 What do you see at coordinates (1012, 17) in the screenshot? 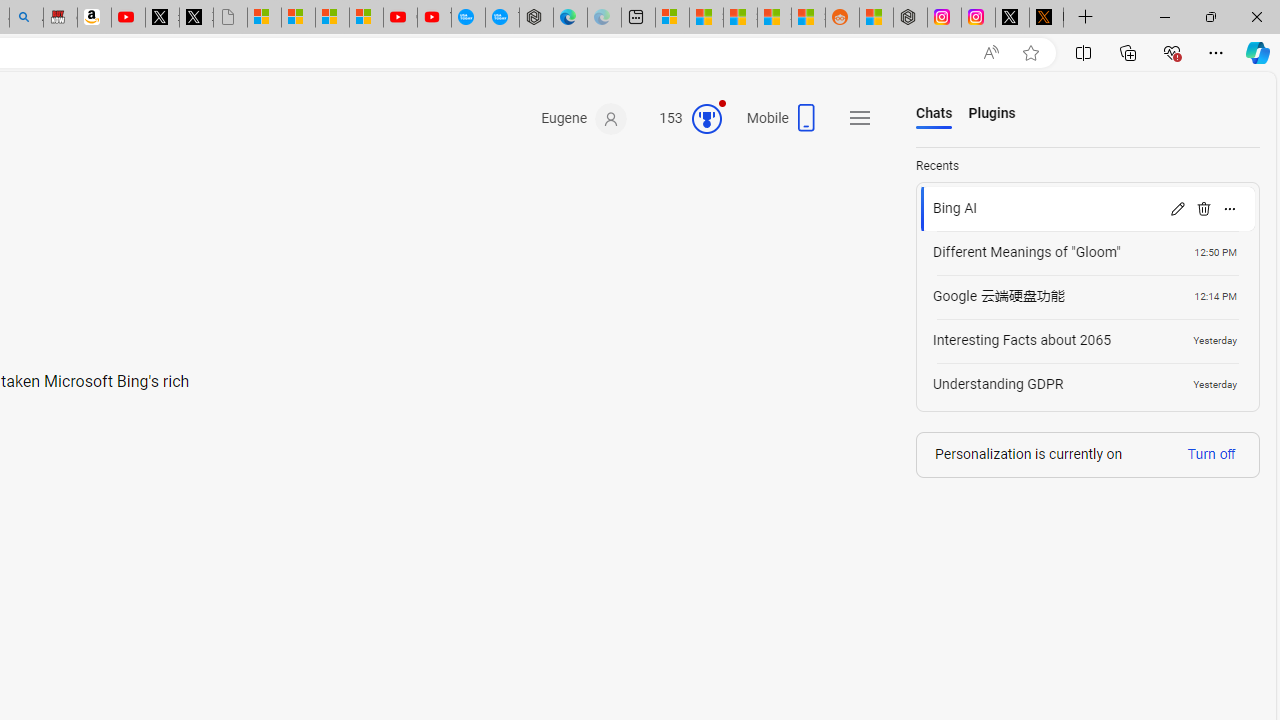
I see `'Log in to X / X'` at bounding box center [1012, 17].